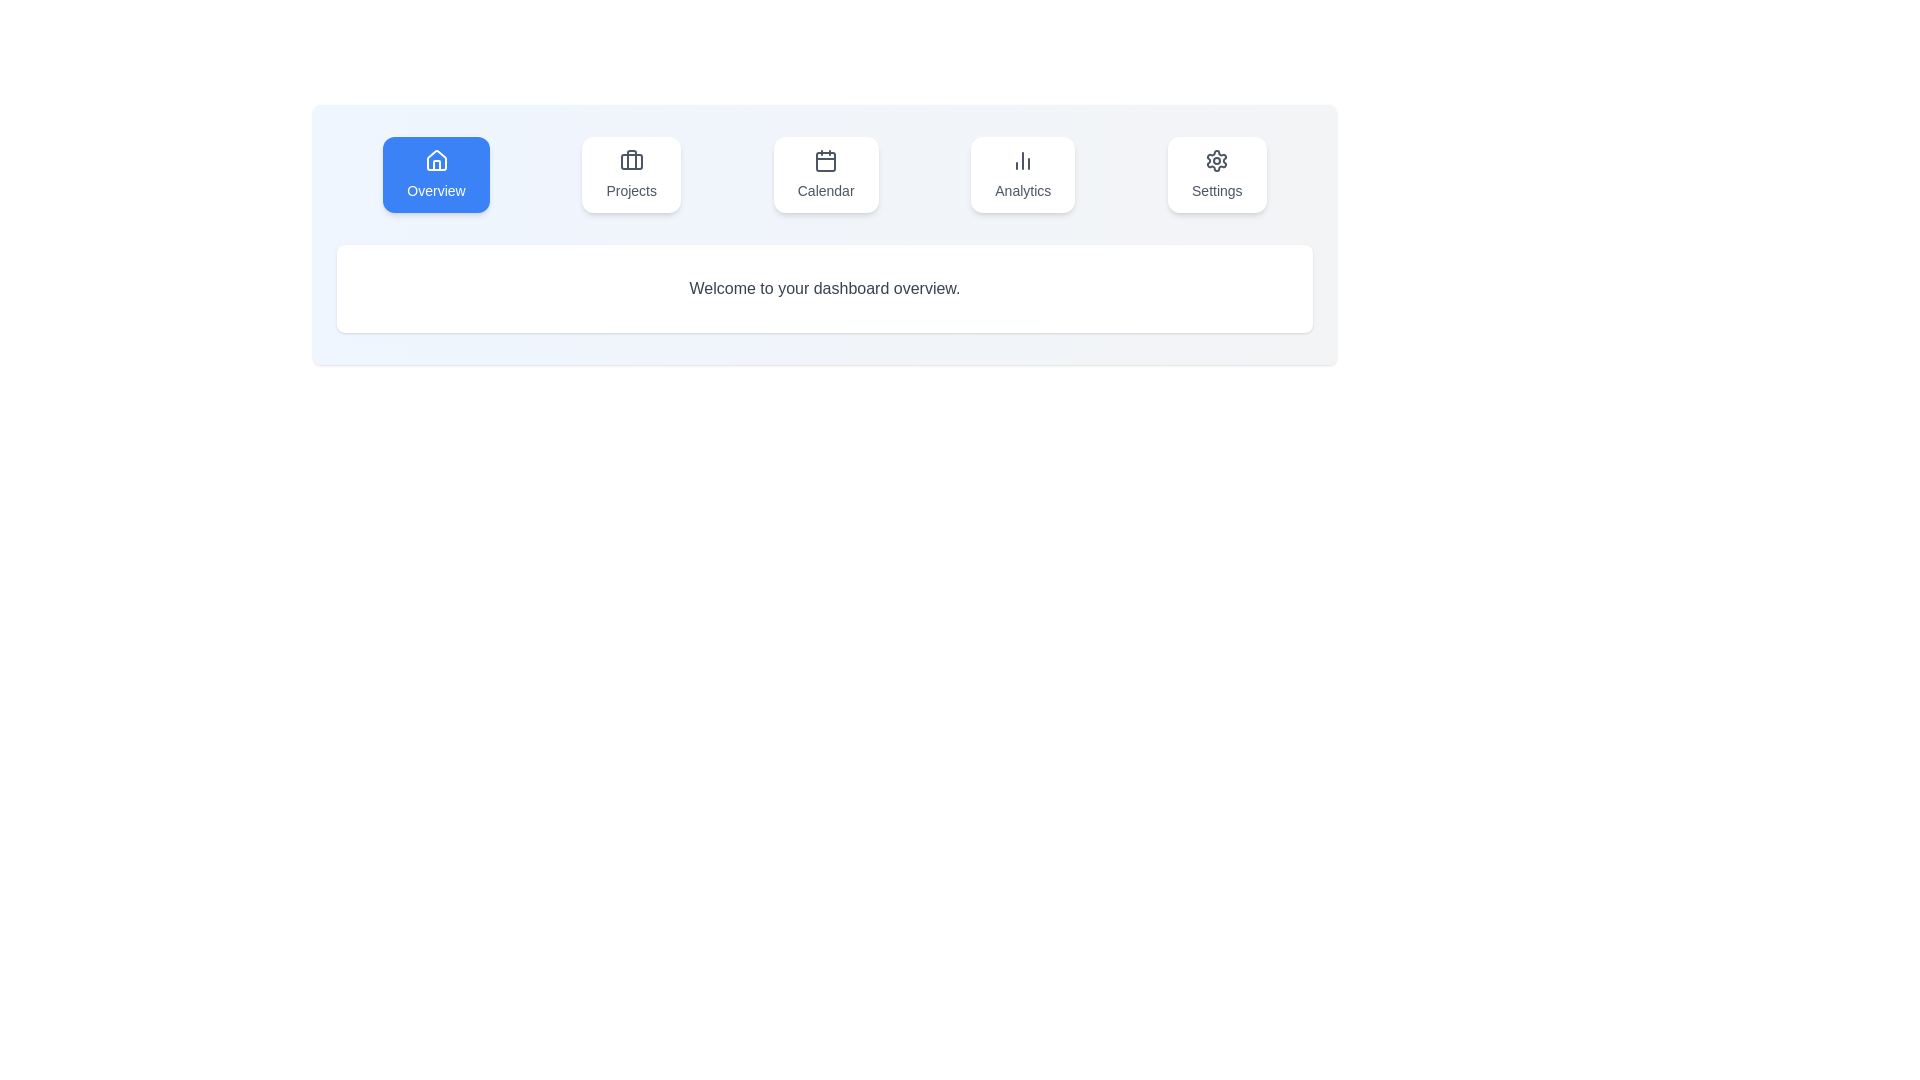  What do you see at coordinates (630, 158) in the screenshot?
I see `the 'Projects' button, which contains a vertical line segment styled as a thin stroke forming part of a suitcase icon` at bounding box center [630, 158].